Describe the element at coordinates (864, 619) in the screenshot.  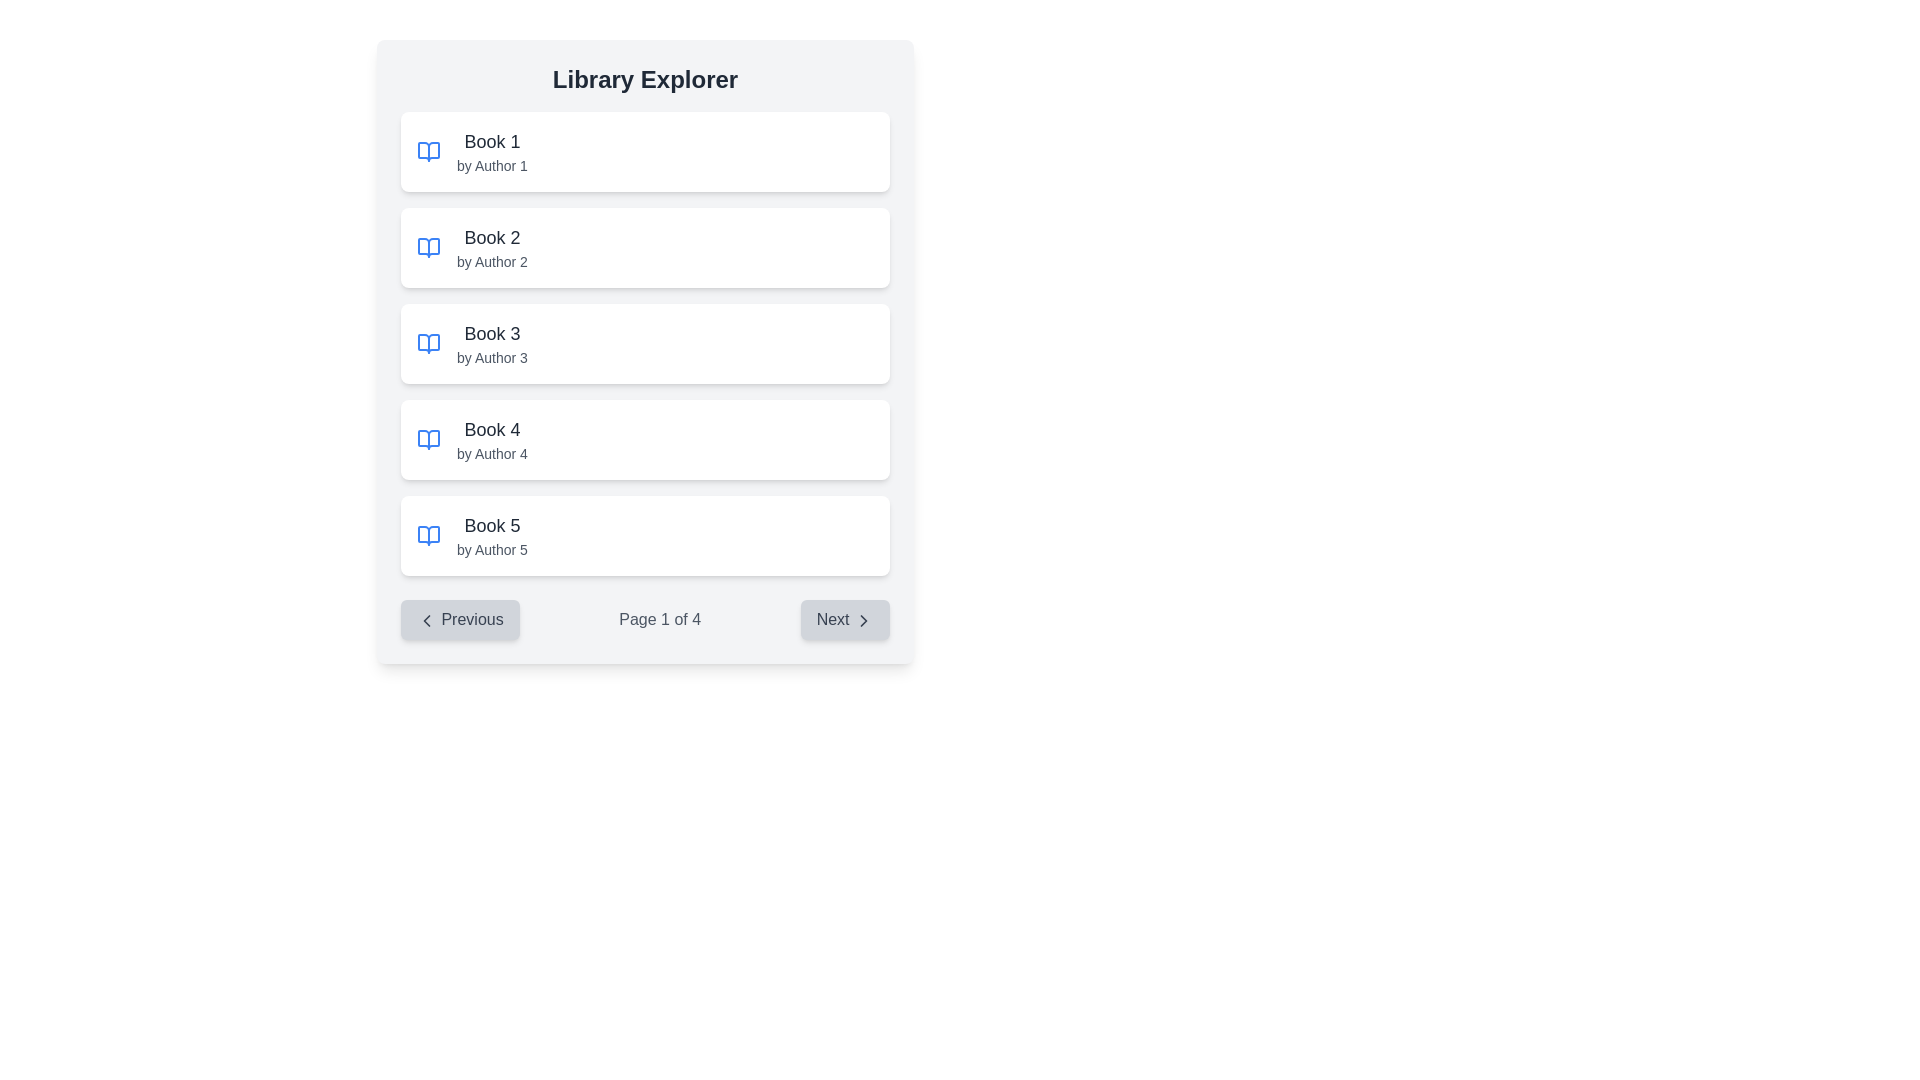
I see `the chevron icon indicating forward navigation located inside the 'Next' button at the bottom-right section of the interface` at that location.